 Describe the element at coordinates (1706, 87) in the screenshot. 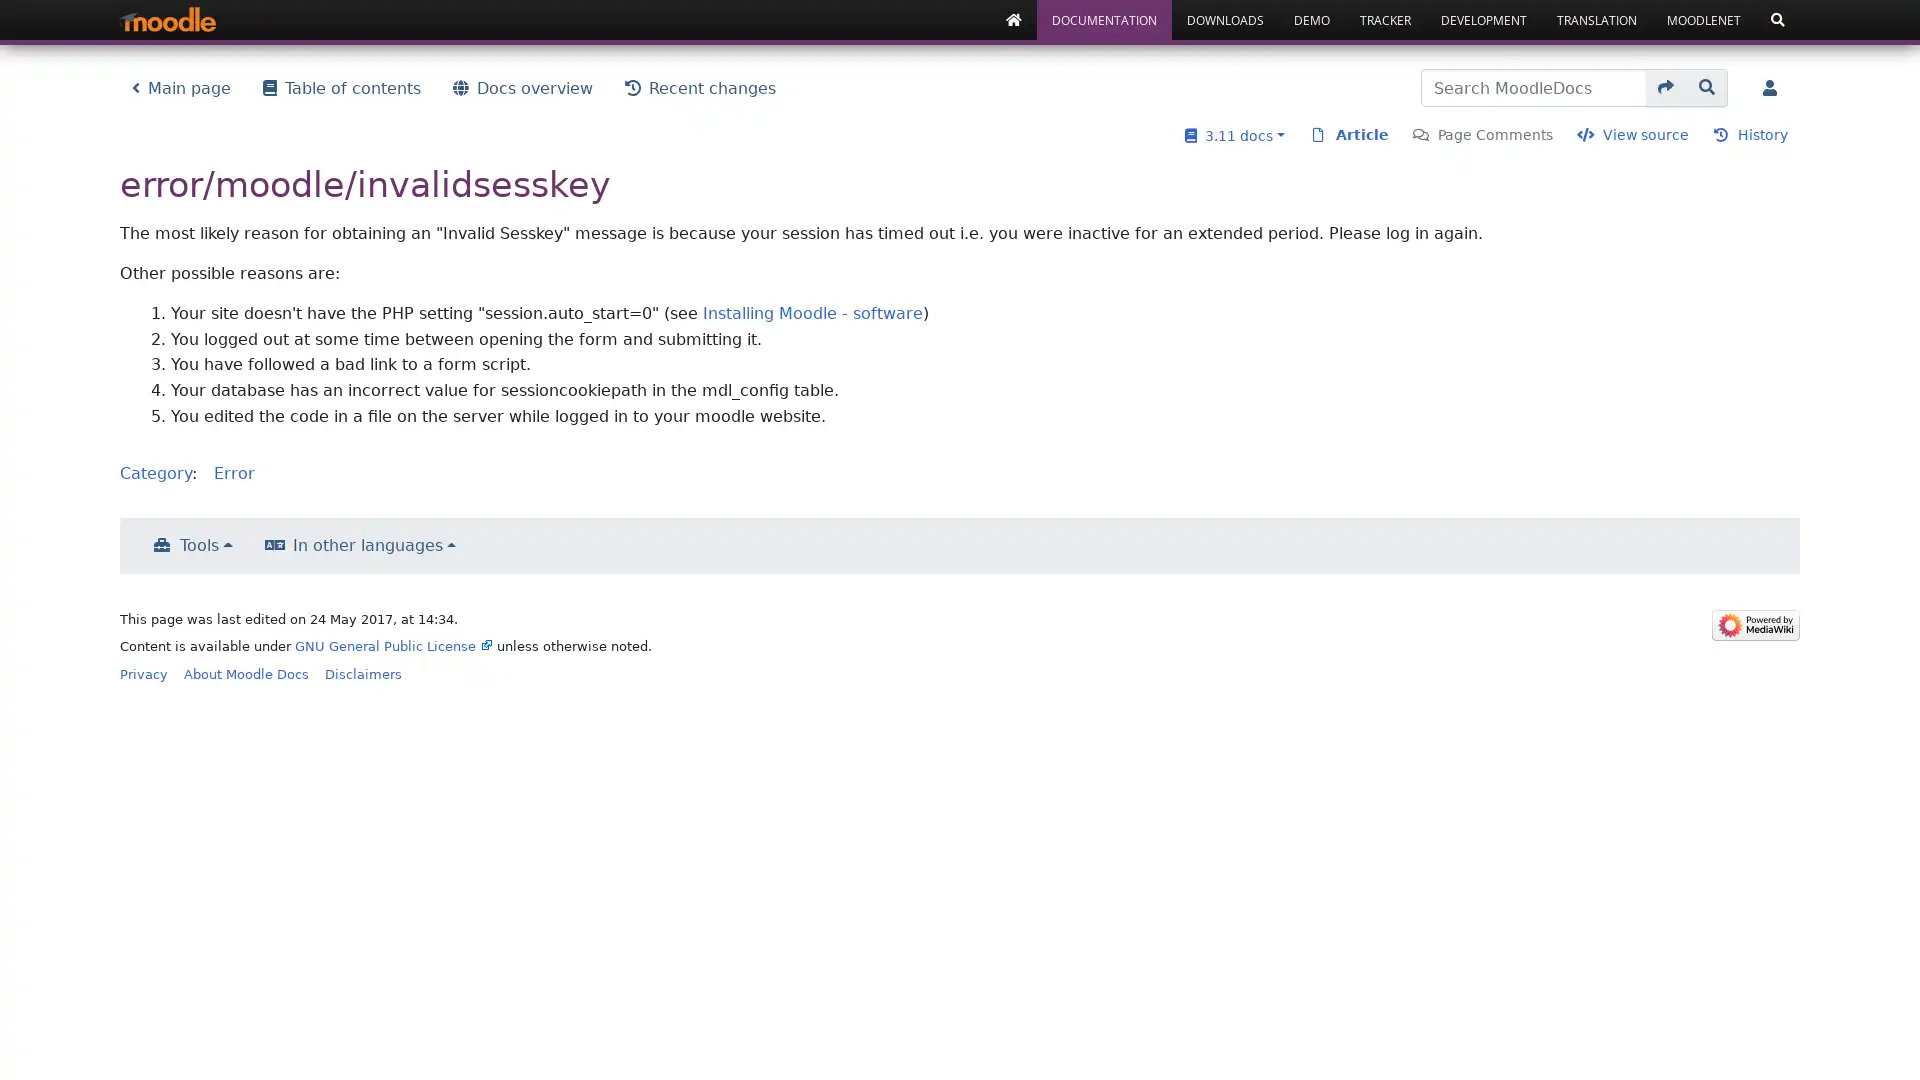

I see `Go to page` at that location.